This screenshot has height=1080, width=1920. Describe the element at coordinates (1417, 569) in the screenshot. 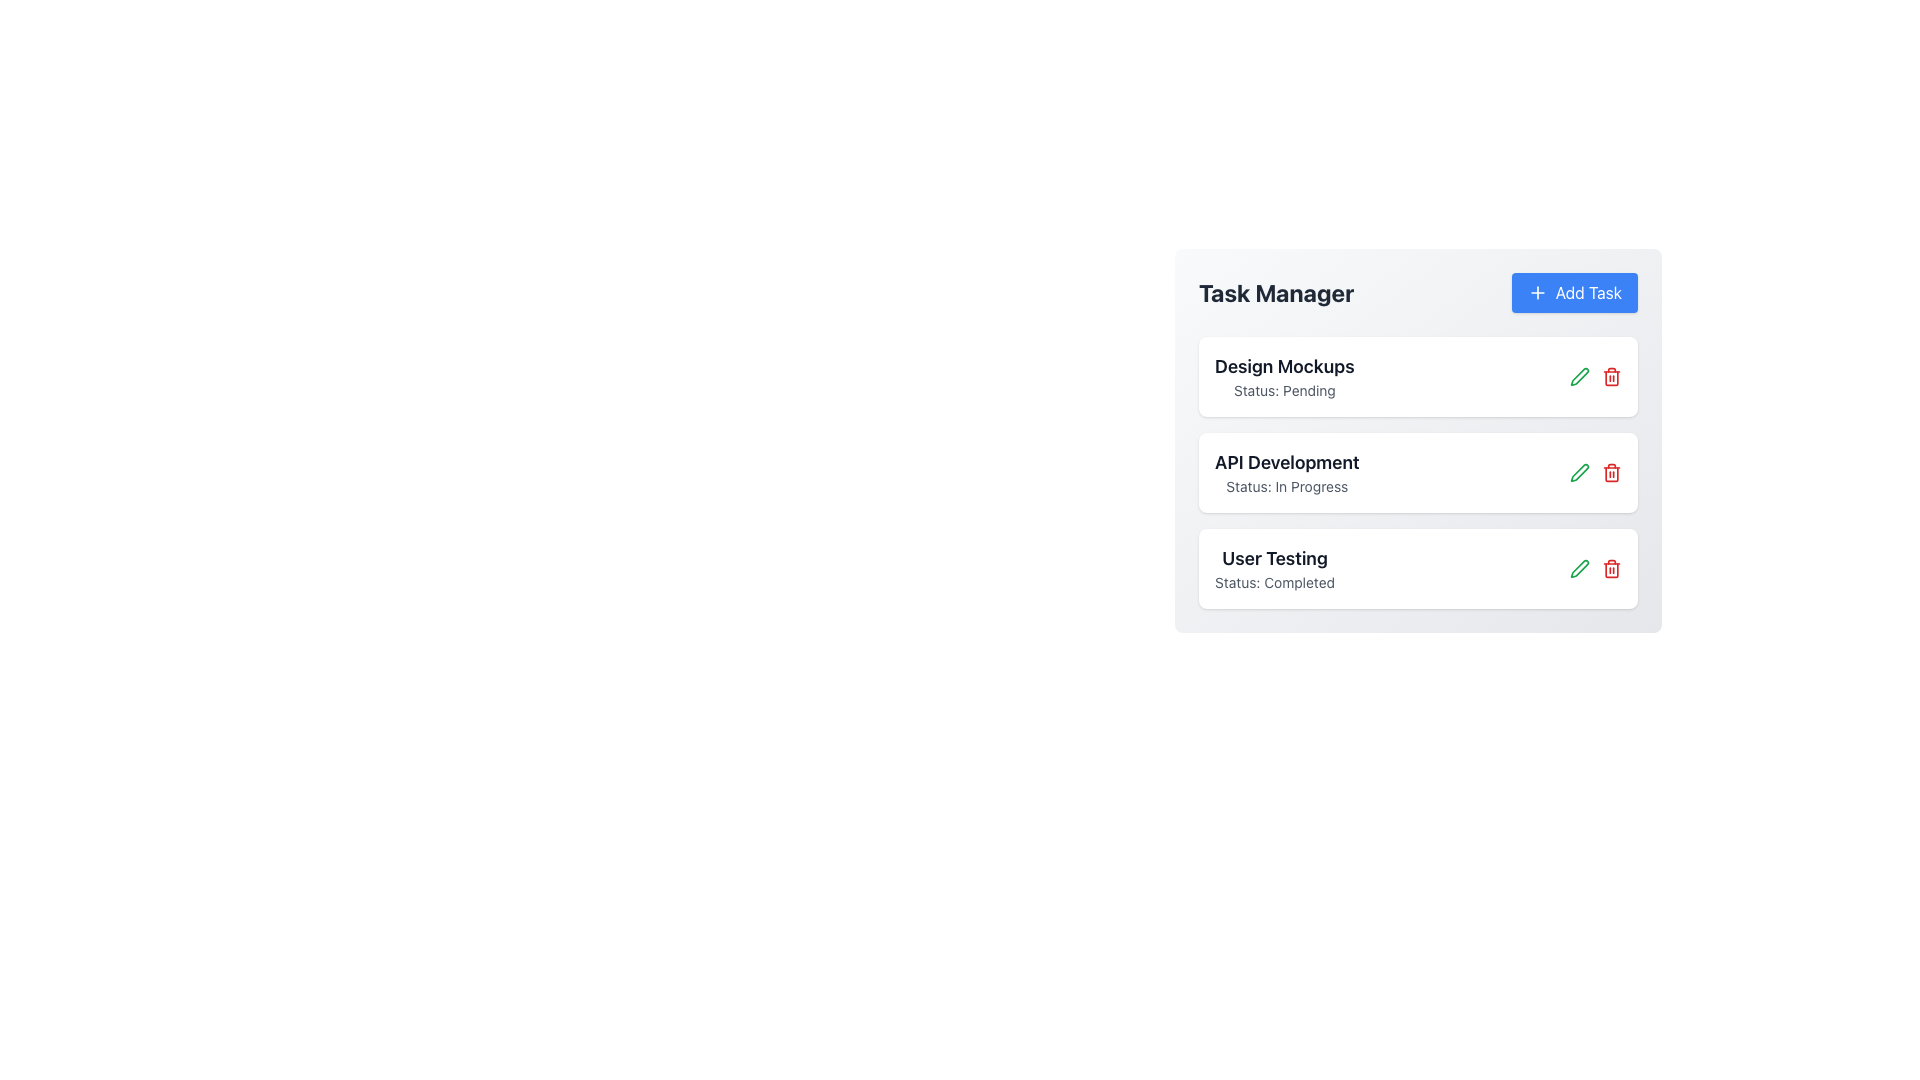

I see `the third task item card labeled 'User Testing'` at that location.